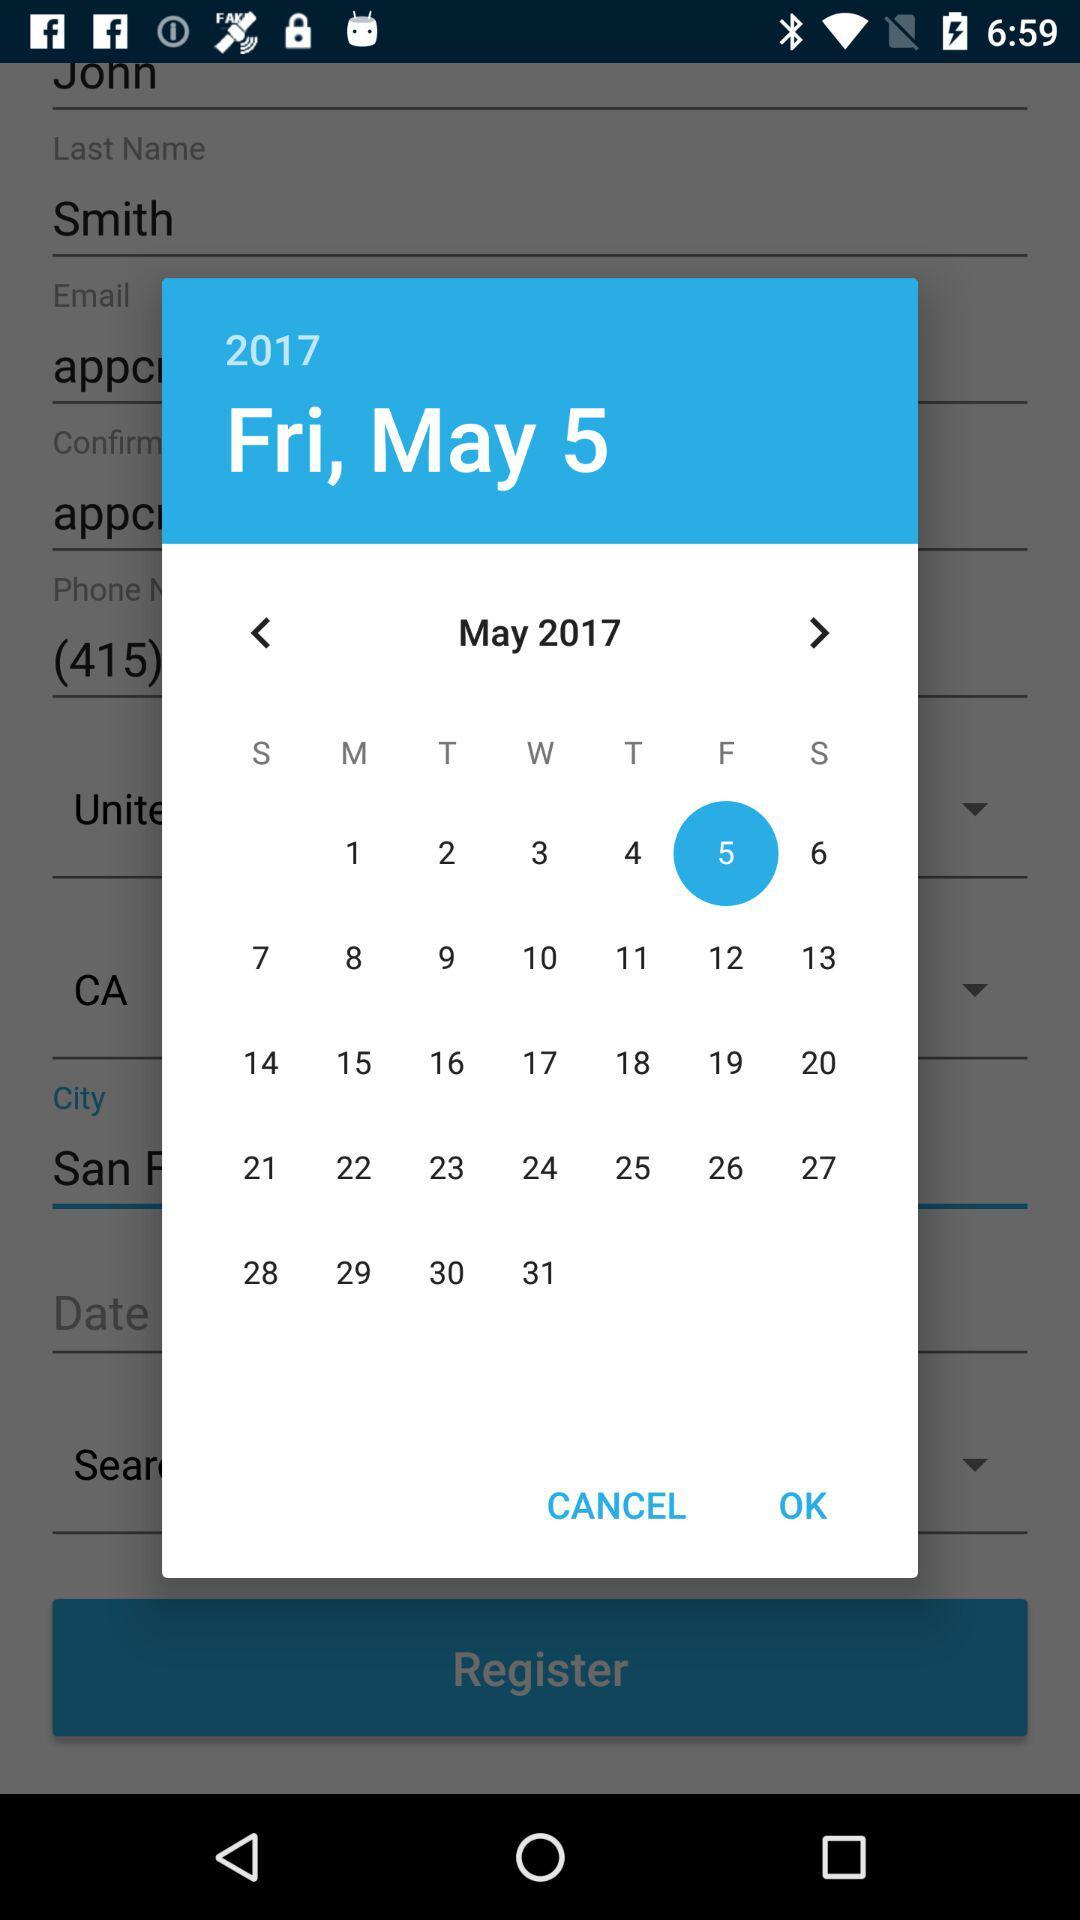 Image resolution: width=1080 pixels, height=1920 pixels. Describe the element at coordinates (801, 1504) in the screenshot. I see `the icon next to the cancel icon` at that location.